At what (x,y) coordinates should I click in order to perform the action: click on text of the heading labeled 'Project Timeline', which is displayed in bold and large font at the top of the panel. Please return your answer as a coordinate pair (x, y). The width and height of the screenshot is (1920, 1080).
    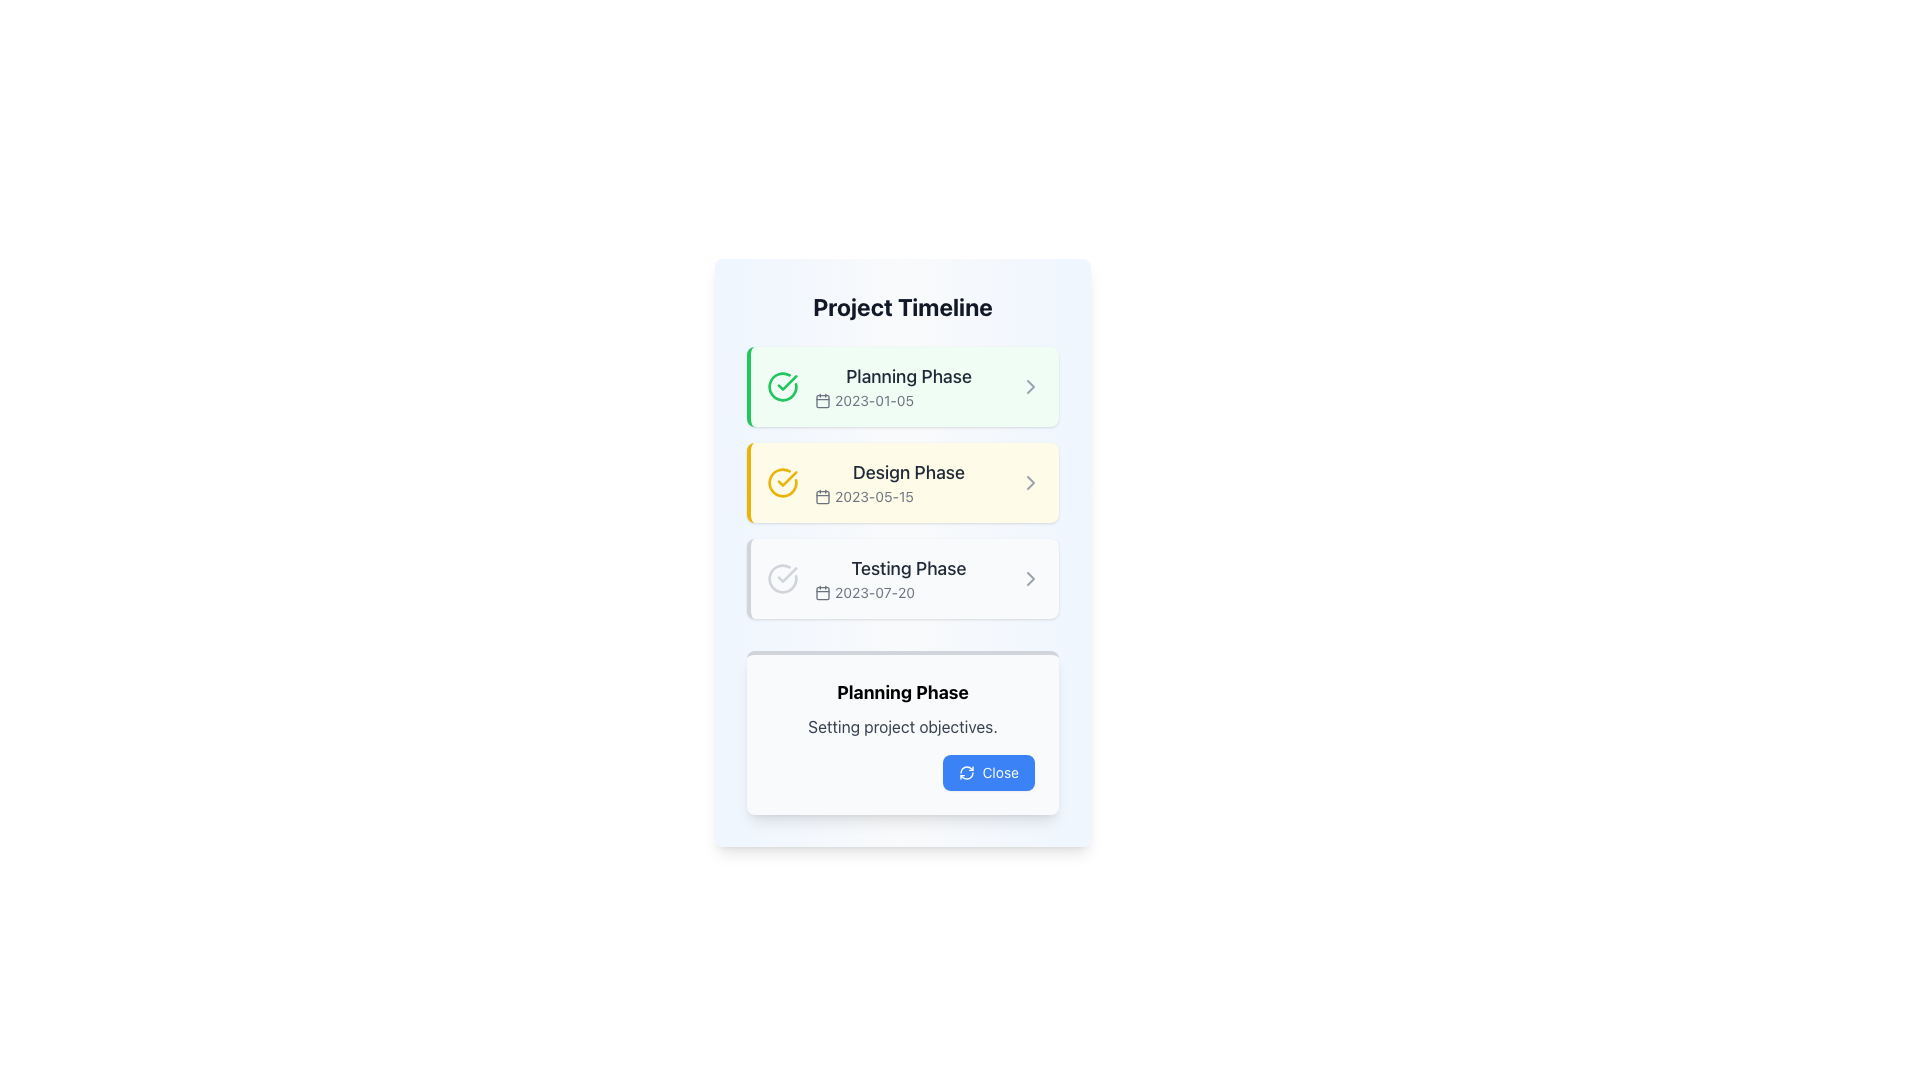
    Looking at the image, I should click on (901, 307).